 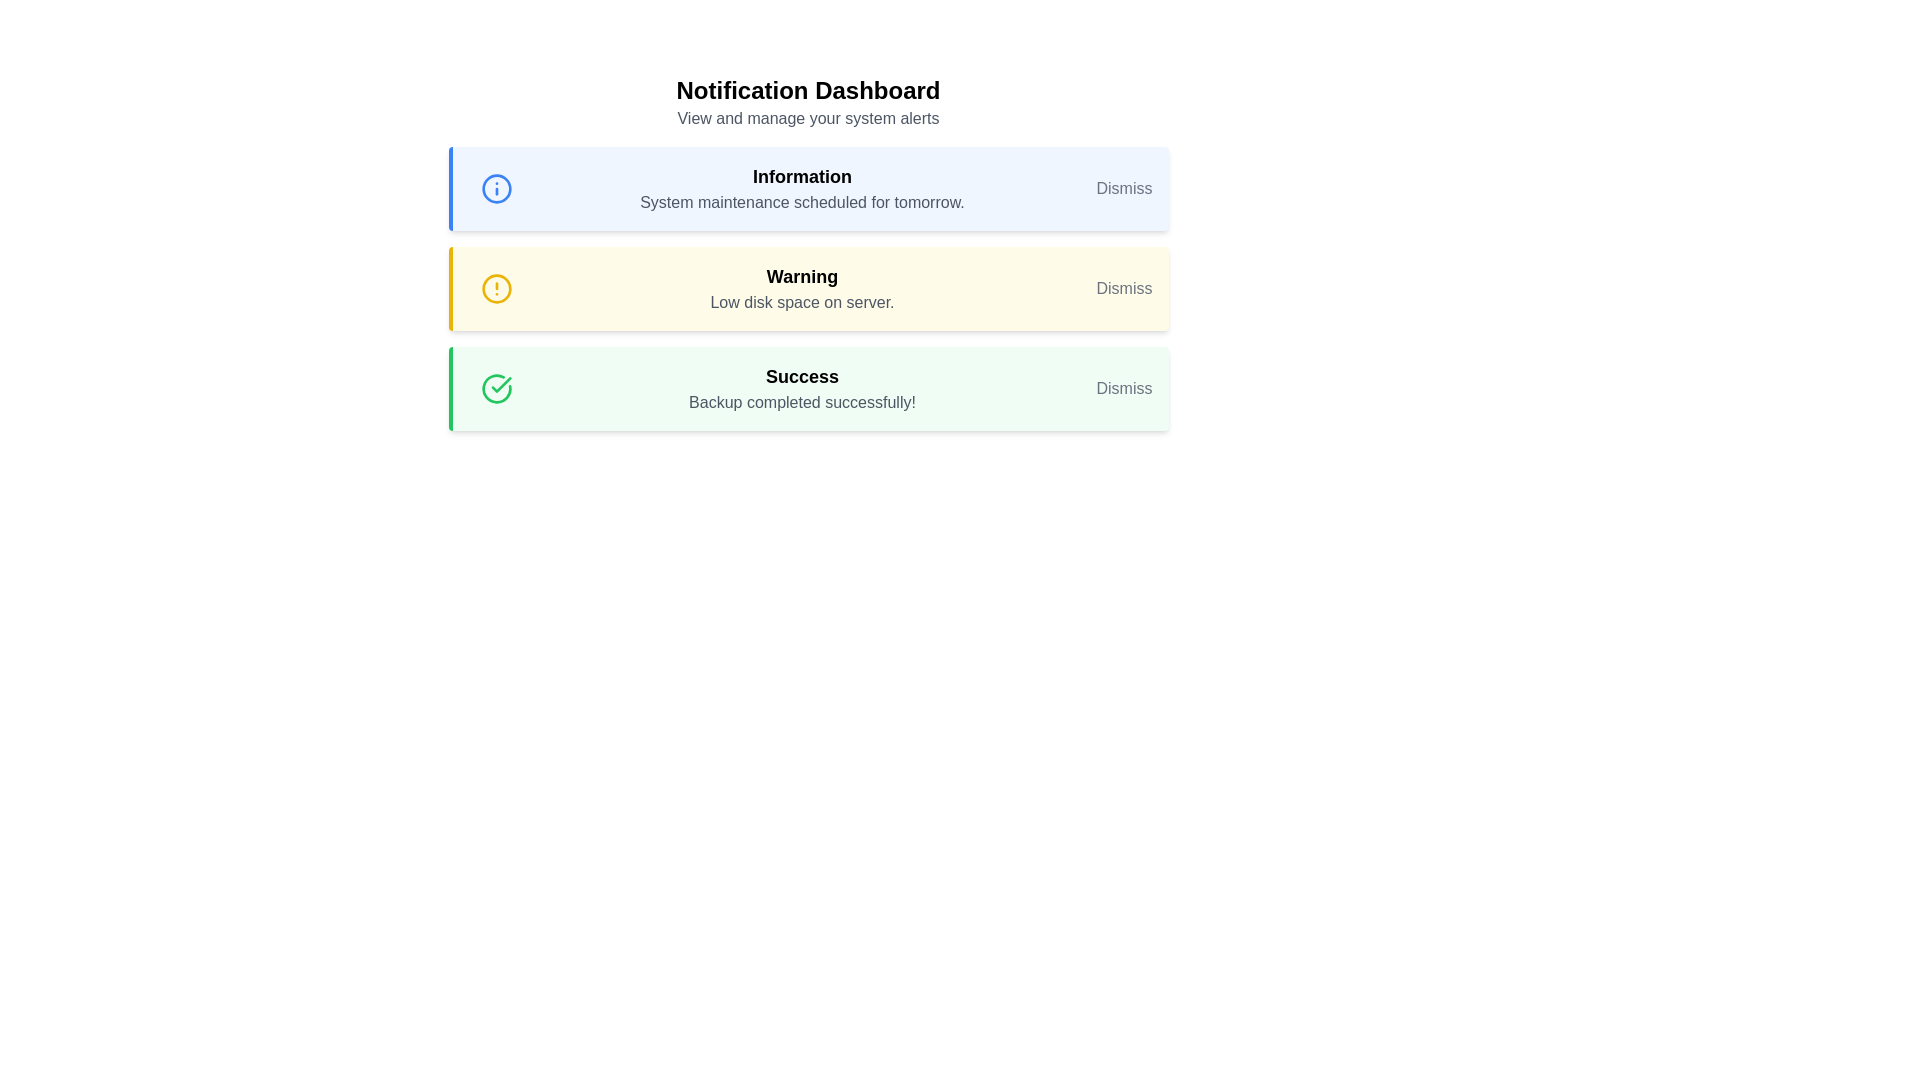 I want to click on the second notification box displaying a warning message about low disk space on the server, located between 'Information' and 'Success', so click(x=802, y=289).